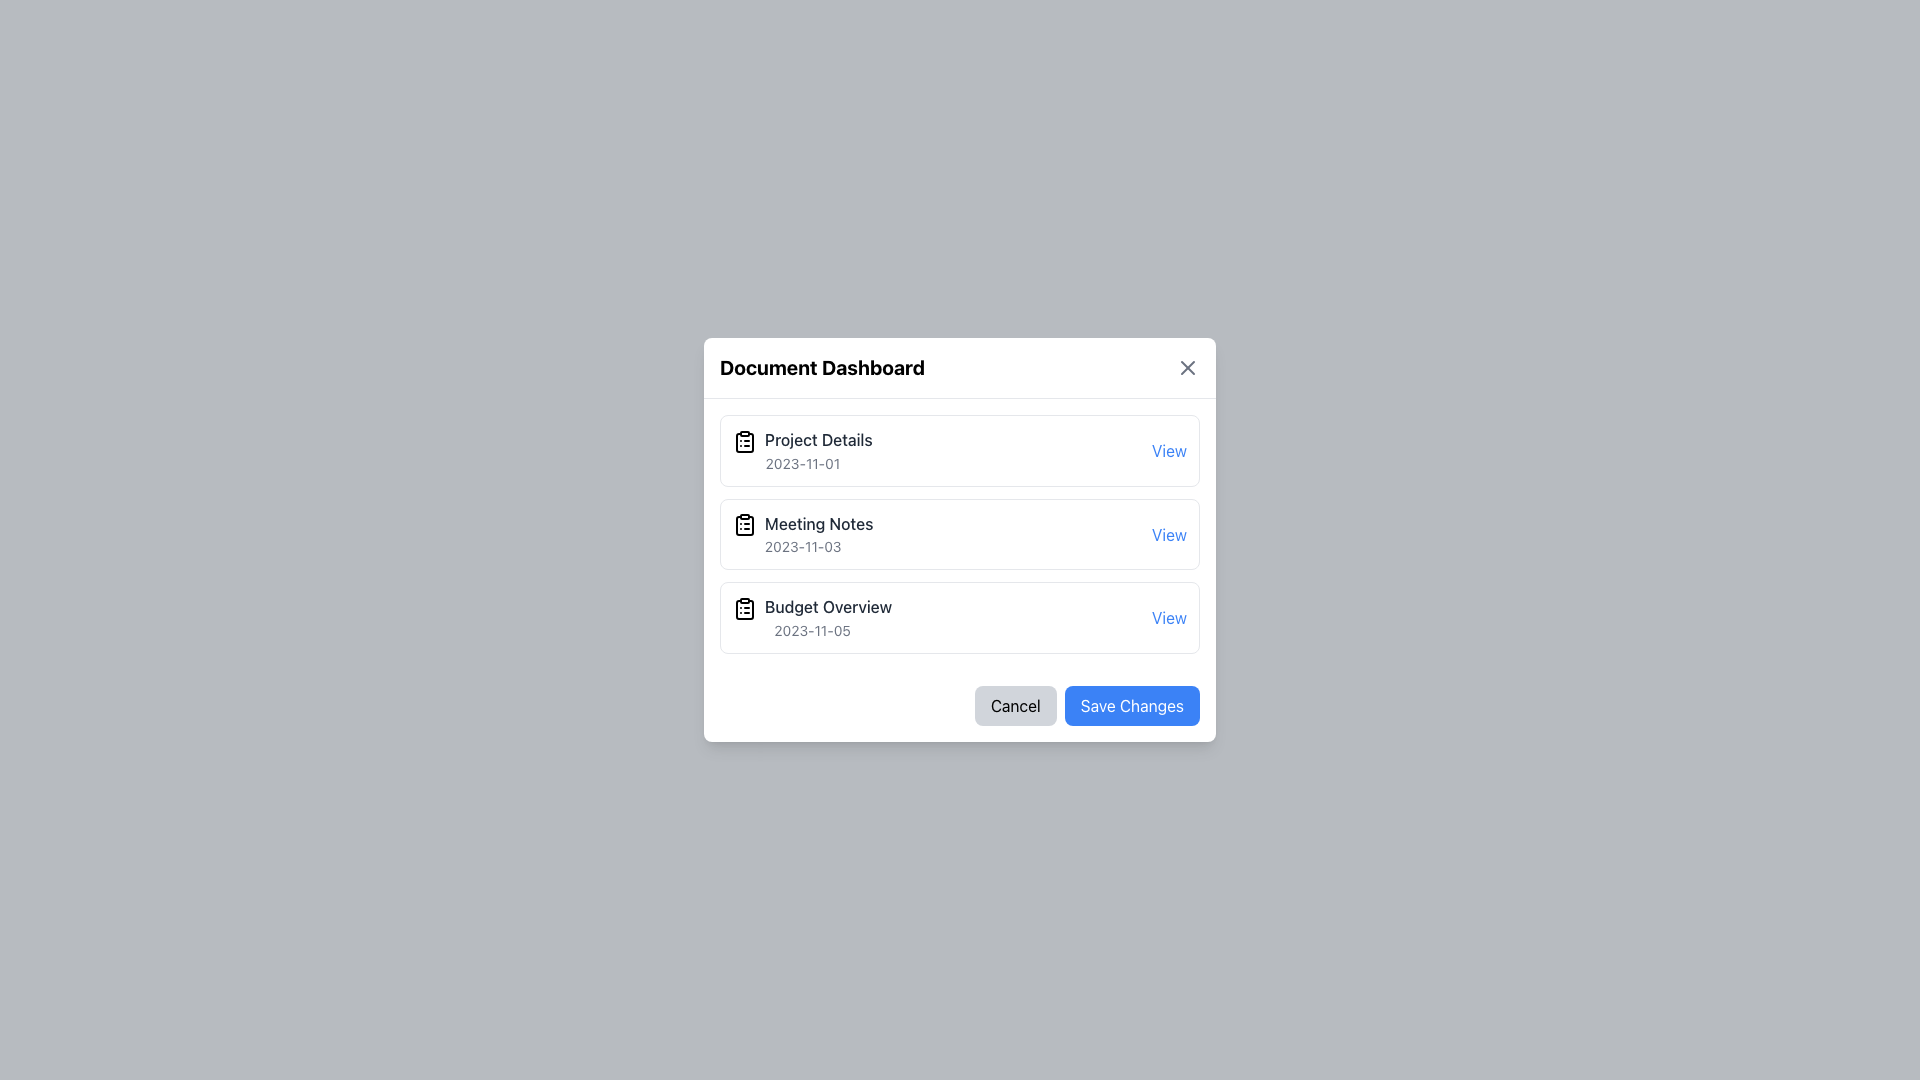  I want to click on the 'Project Details' text within the document entry block, which is the first item under the 'Document Dashboard' heading, so click(802, 450).